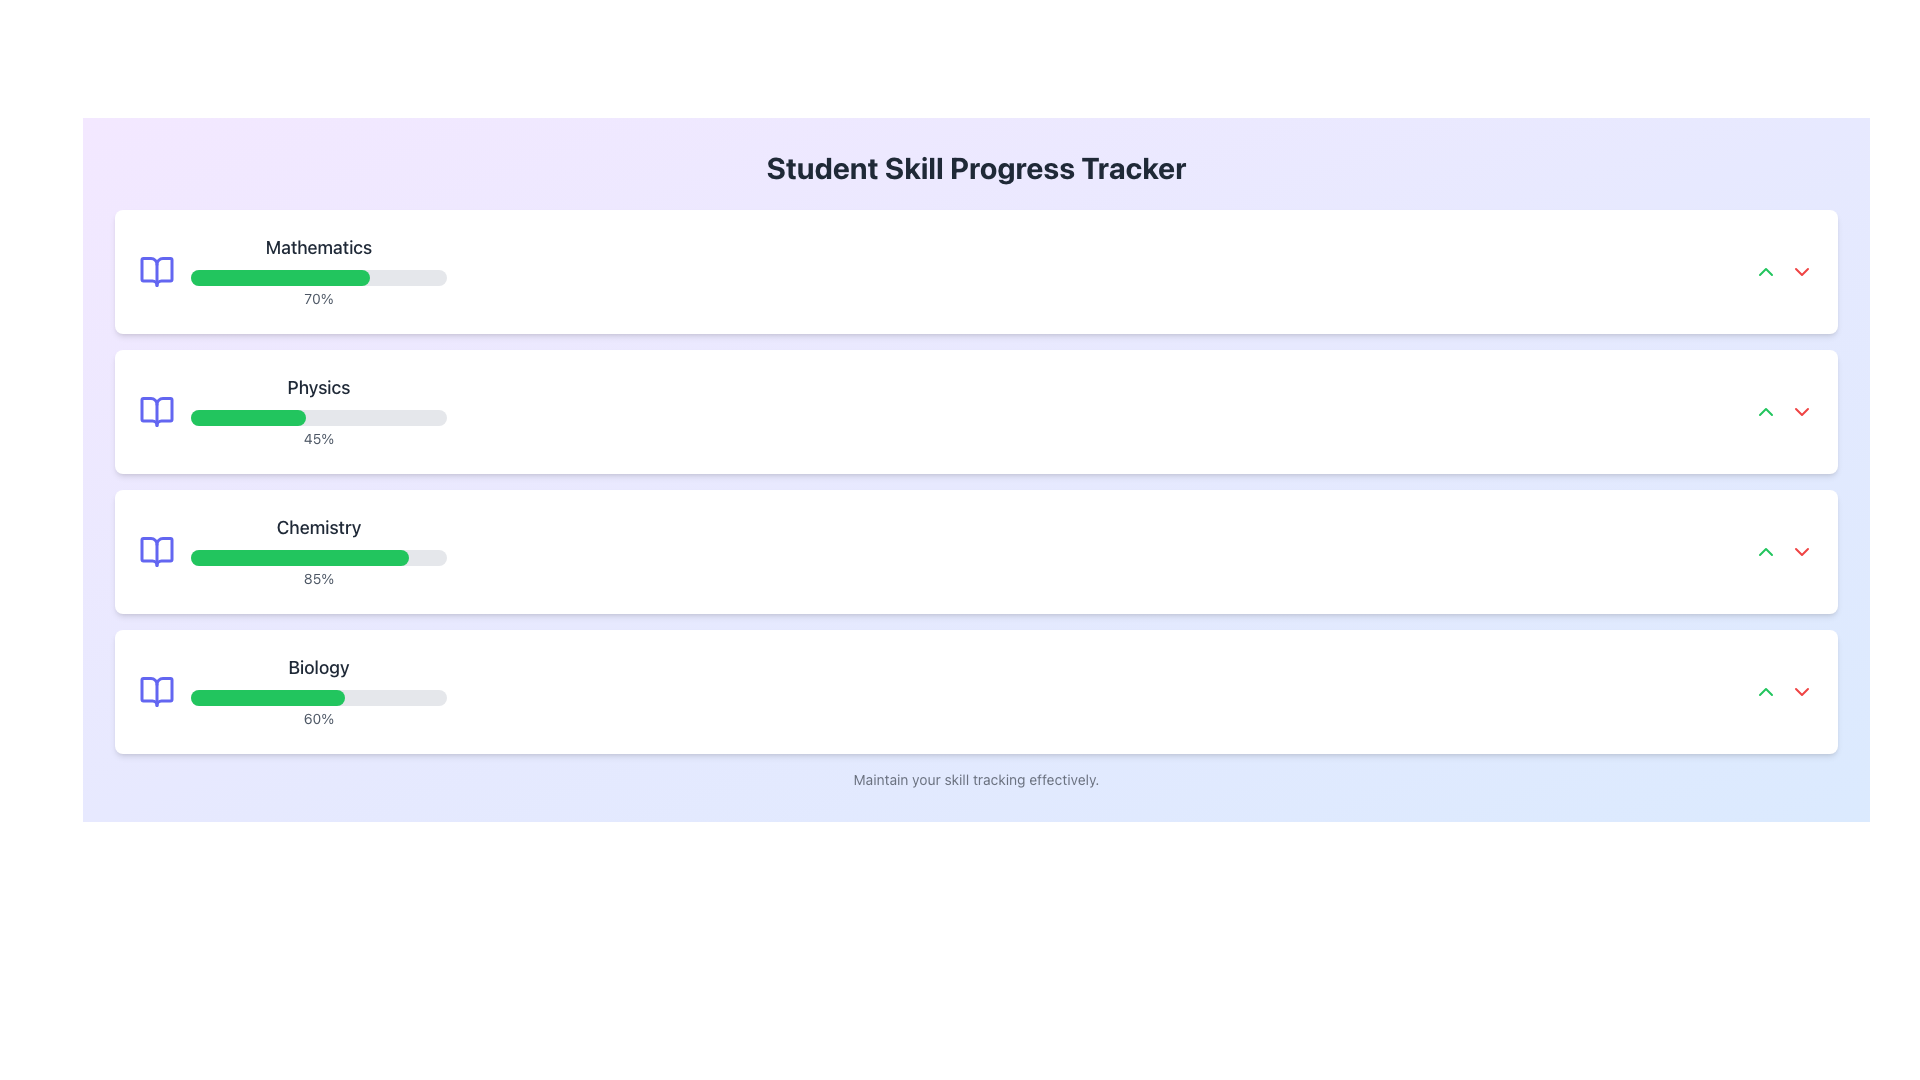 This screenshot has height=1080, width=1920. I want to click on the book icon with a blue outline located to the left of the green progress bar indicating 'Physics' and '45%'. This icon is the top-left icon within the 'Physics' progress card, the second card in a vertical list, so click(156, 411).